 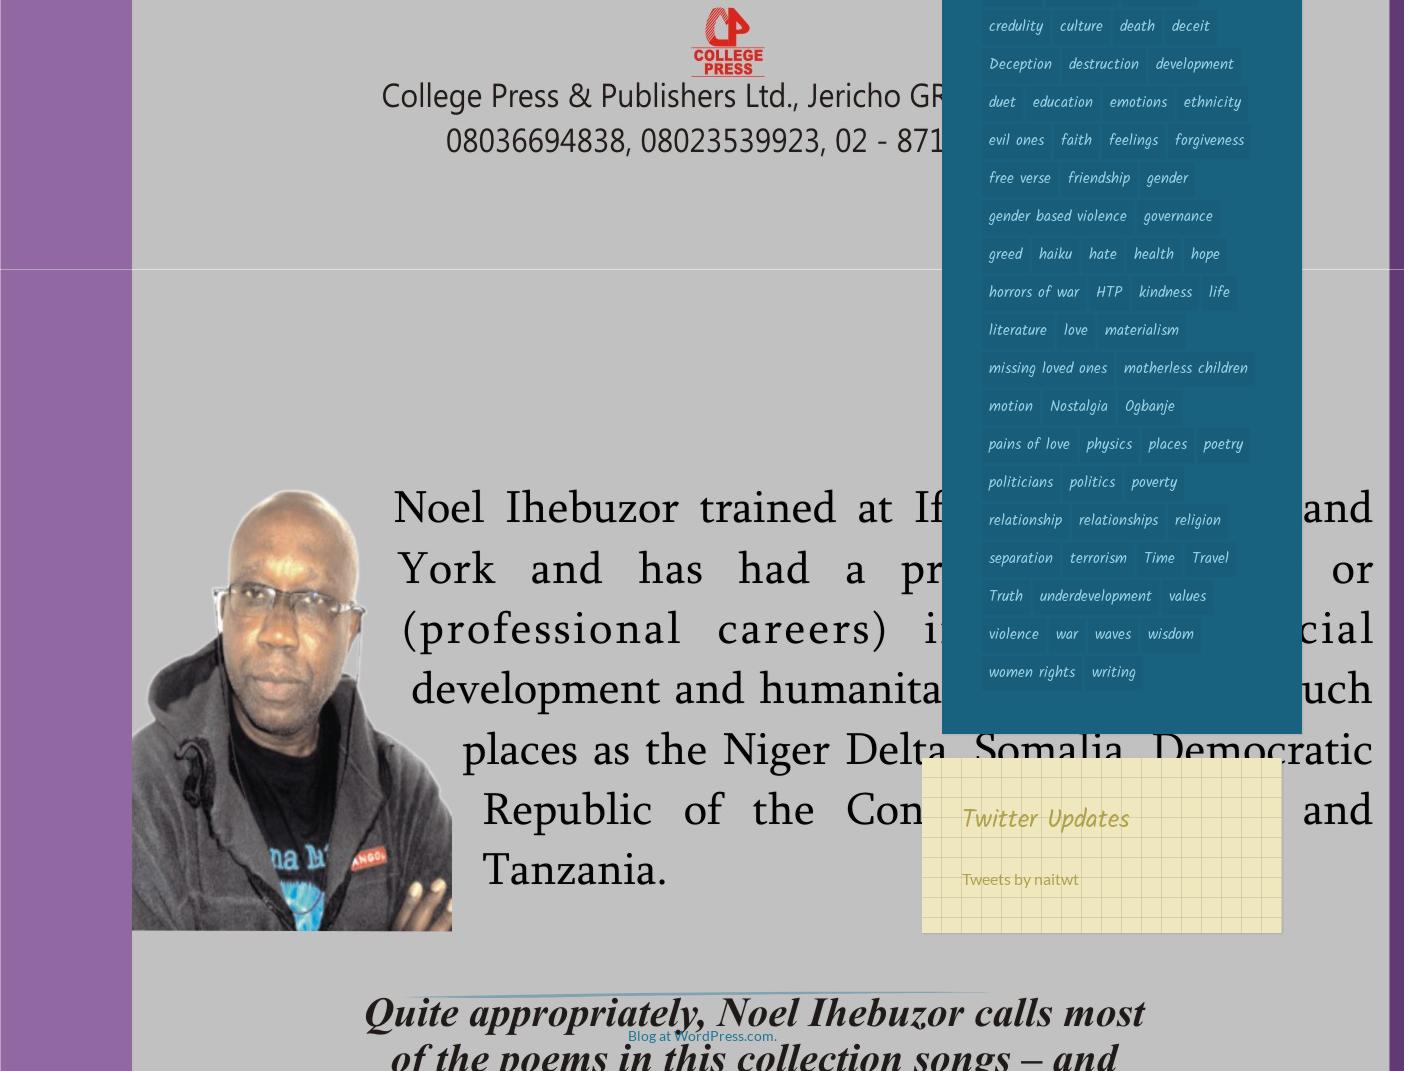 What do you see at coordinates (1186, 596) in the screenshot?
I see `'values'` at bounding box center [1186, 596].